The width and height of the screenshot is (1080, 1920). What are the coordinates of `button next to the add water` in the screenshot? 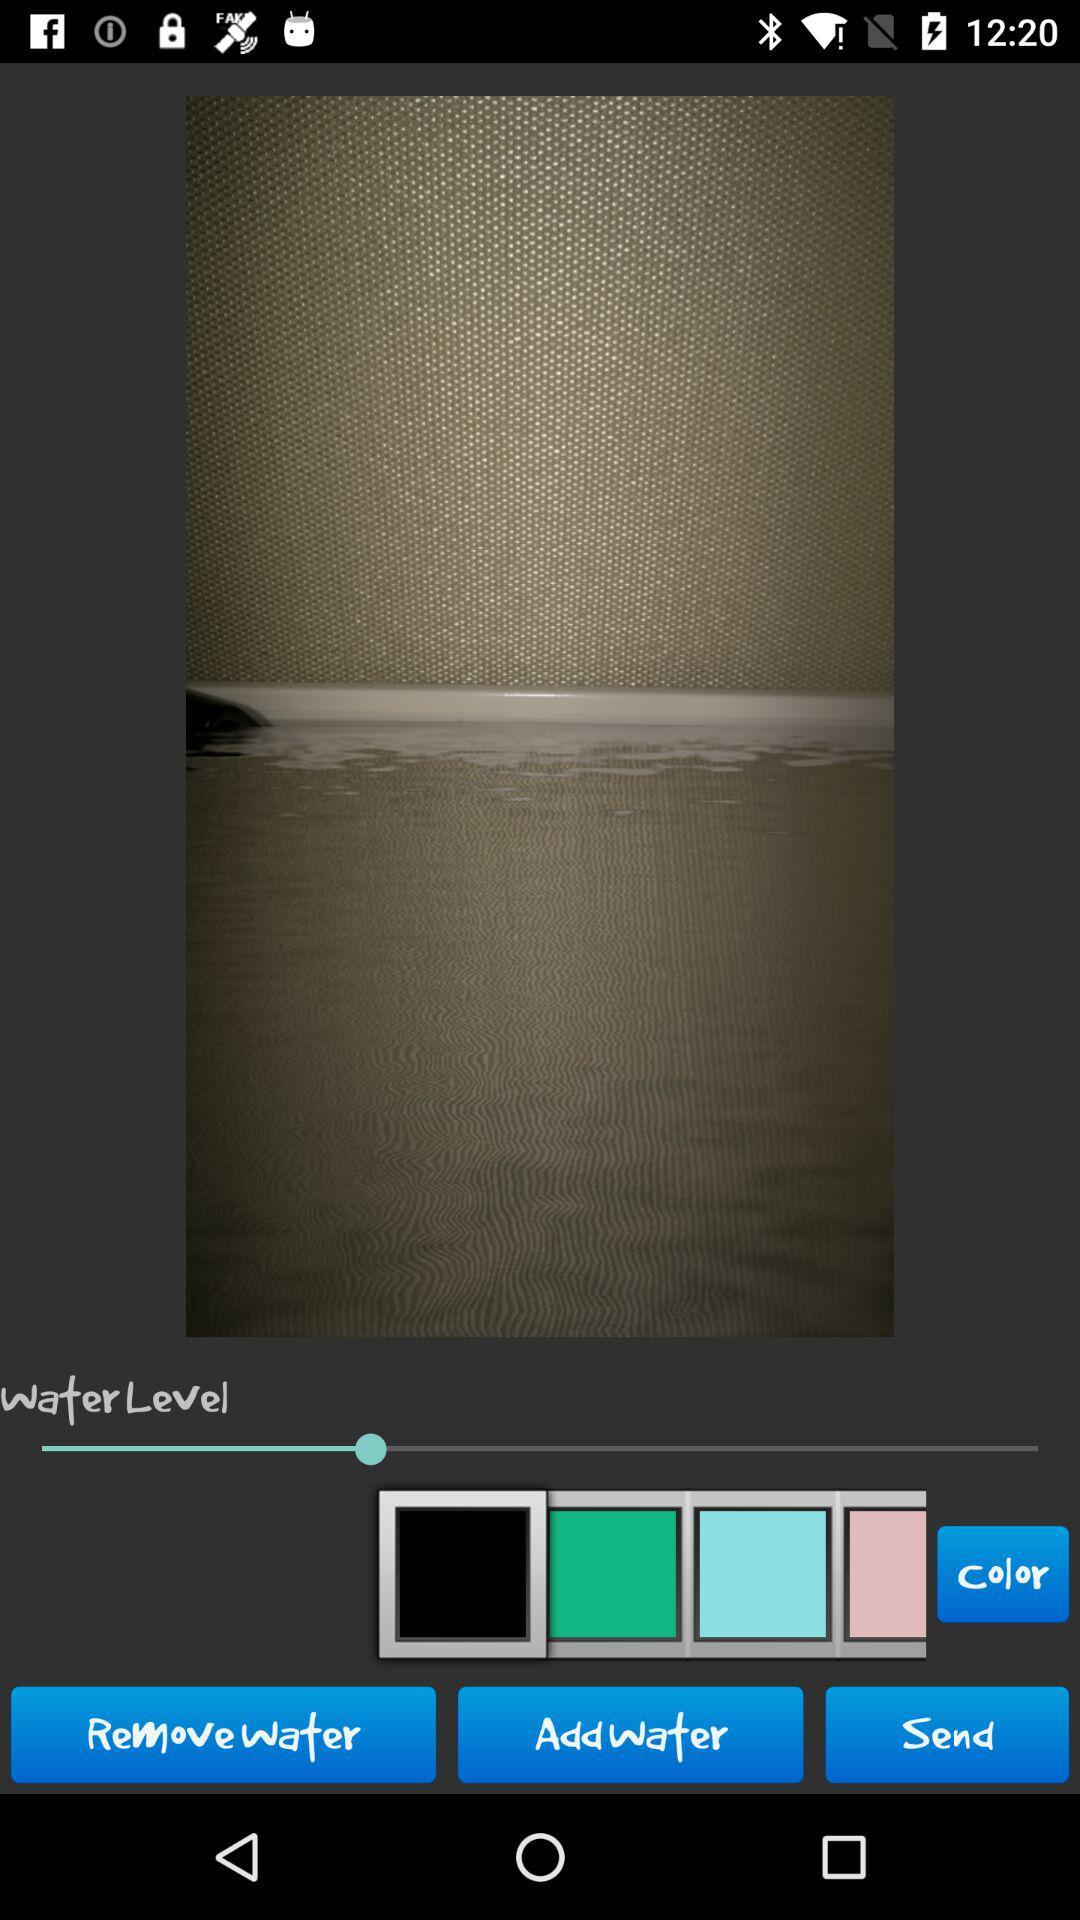 It's located at (946, 1733).